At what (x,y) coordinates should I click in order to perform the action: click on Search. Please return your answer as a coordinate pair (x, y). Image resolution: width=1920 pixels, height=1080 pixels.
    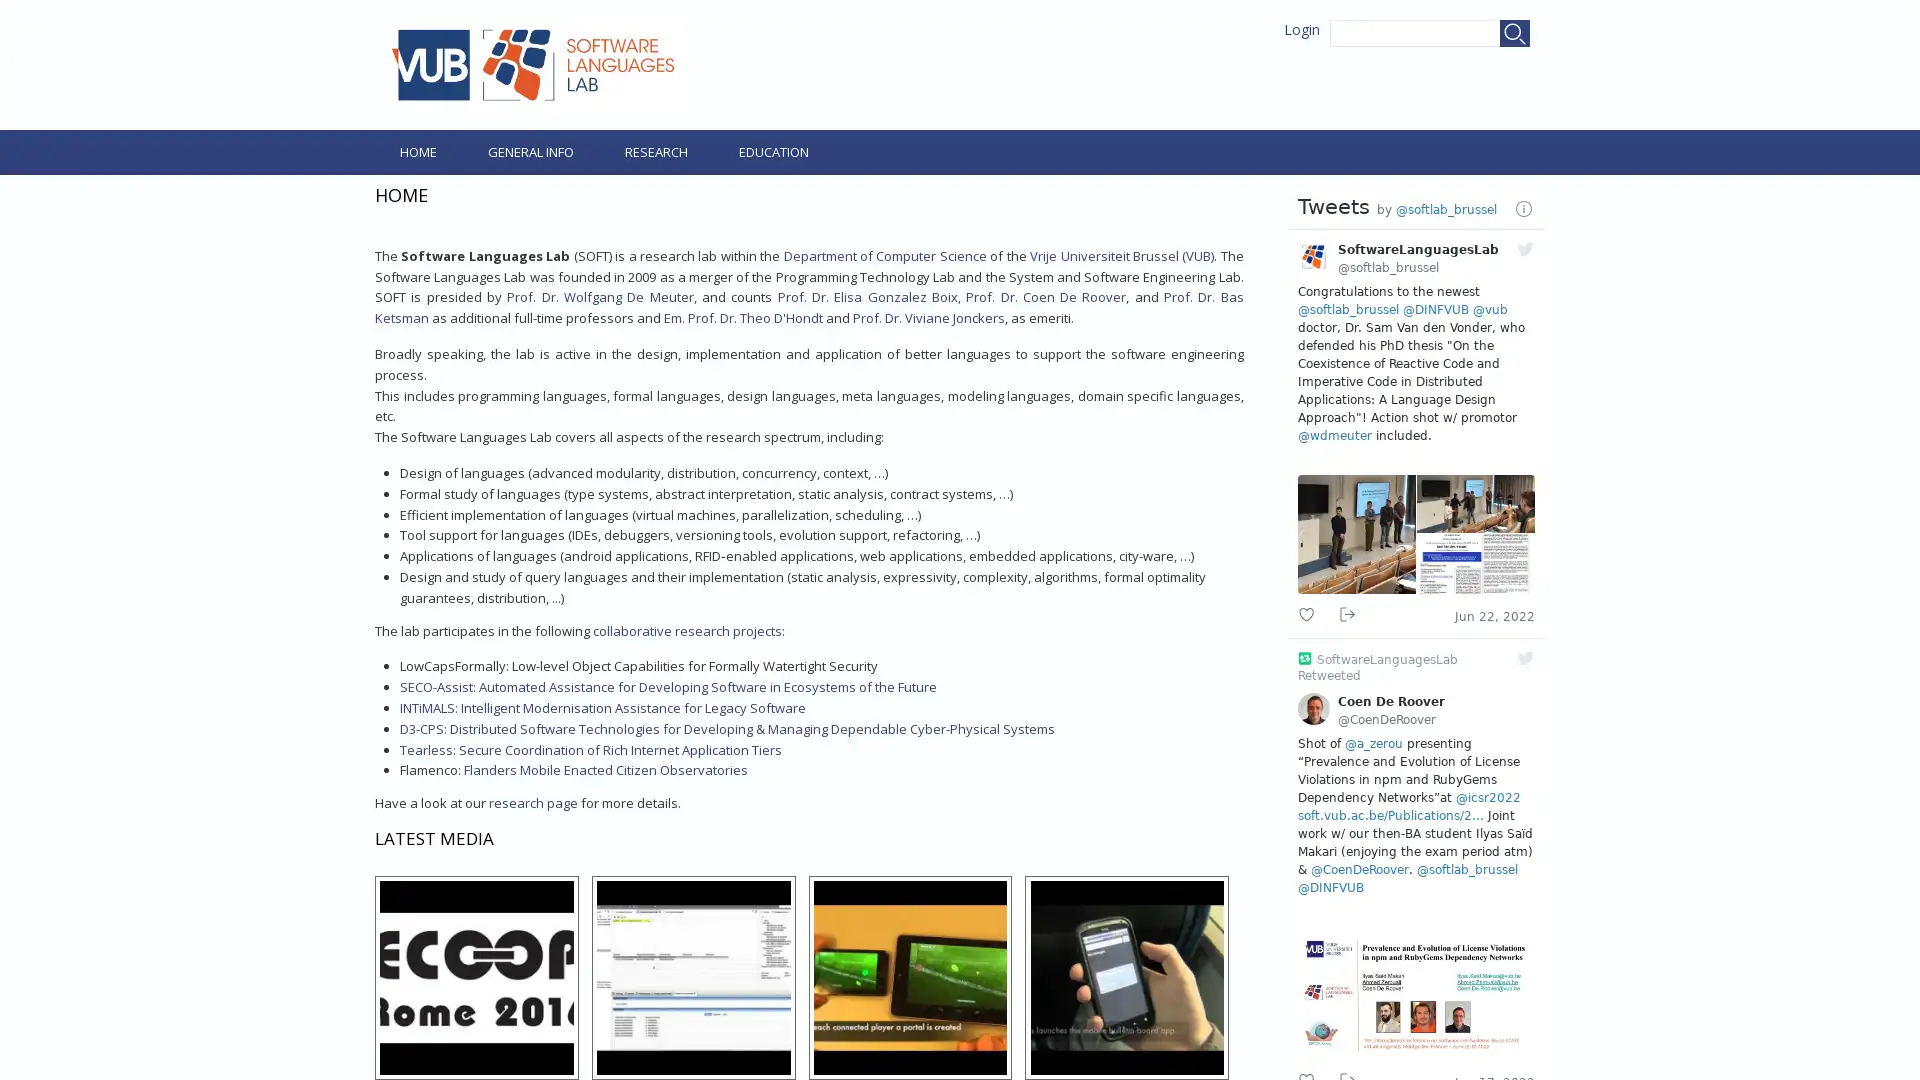
    Looking at the image, I should click on (1515, 33).